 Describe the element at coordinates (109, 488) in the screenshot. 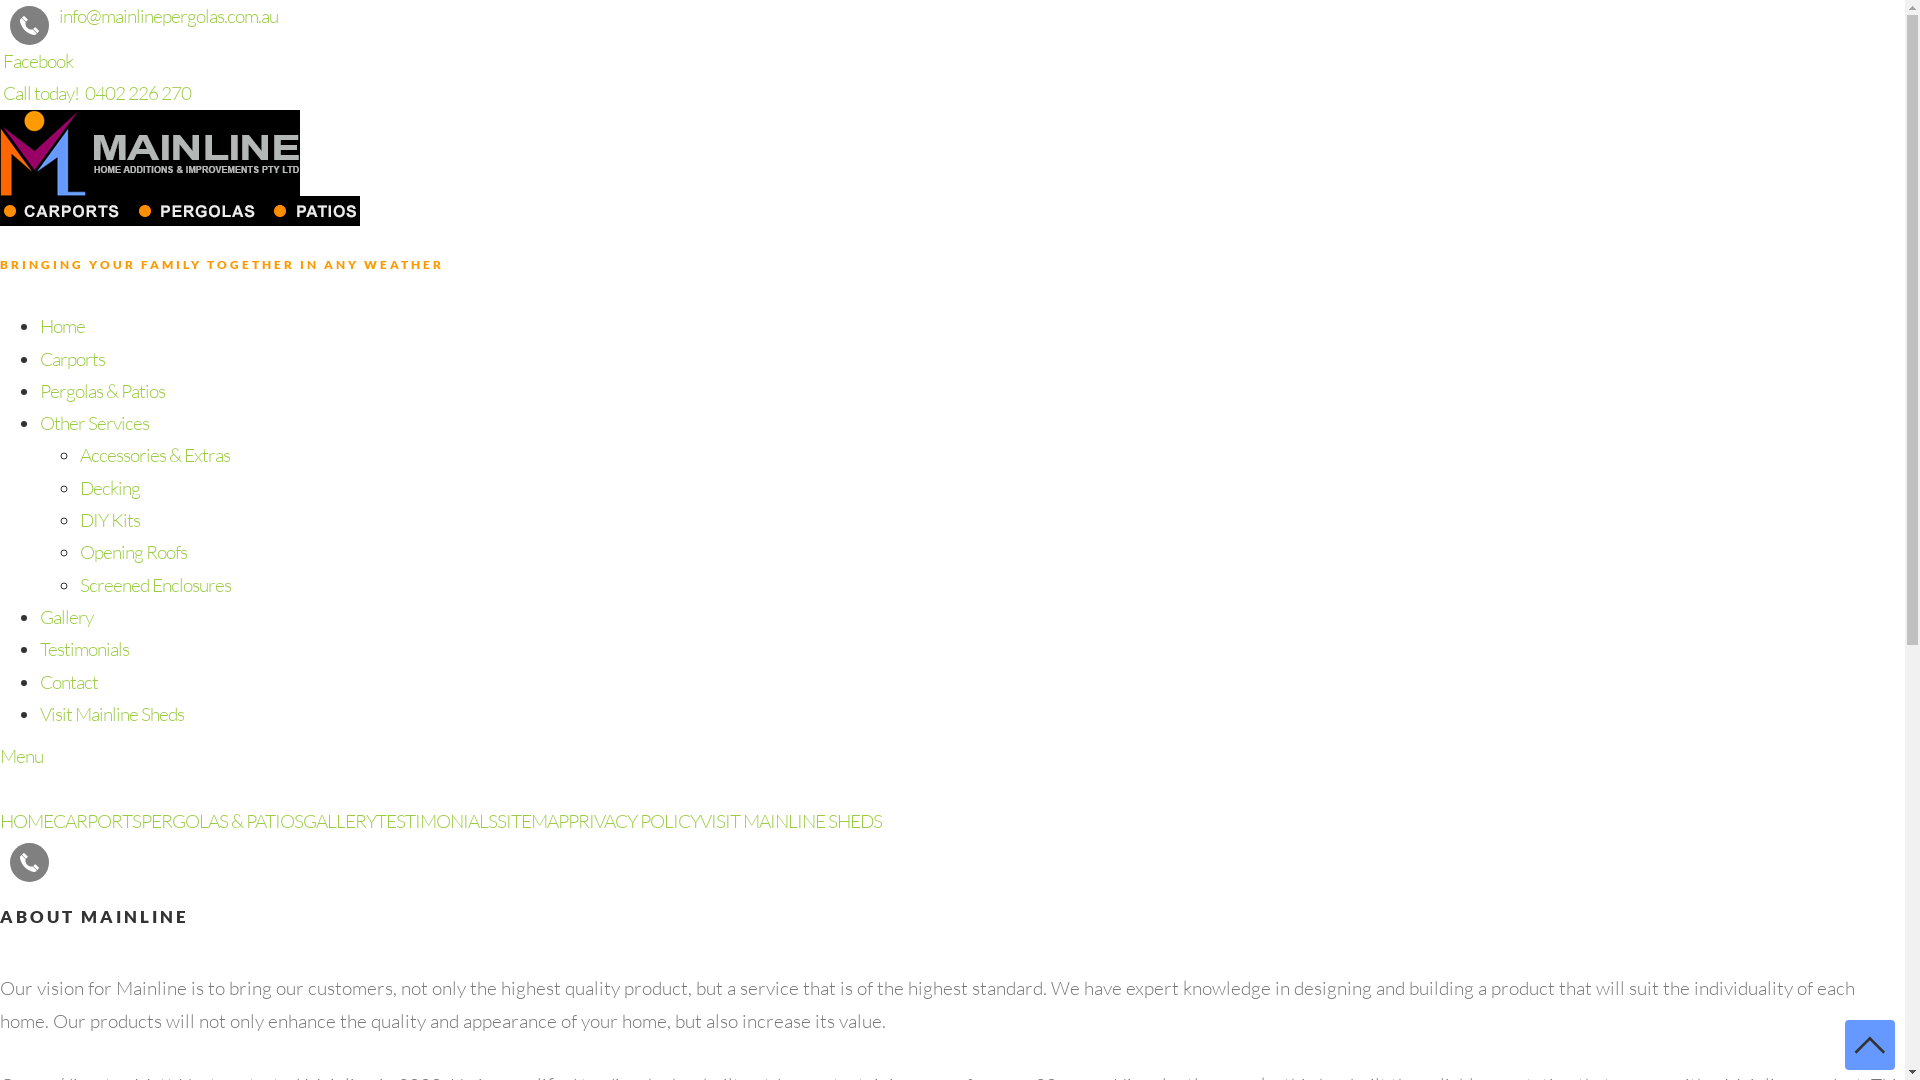

I see `'Decking'` at that location.